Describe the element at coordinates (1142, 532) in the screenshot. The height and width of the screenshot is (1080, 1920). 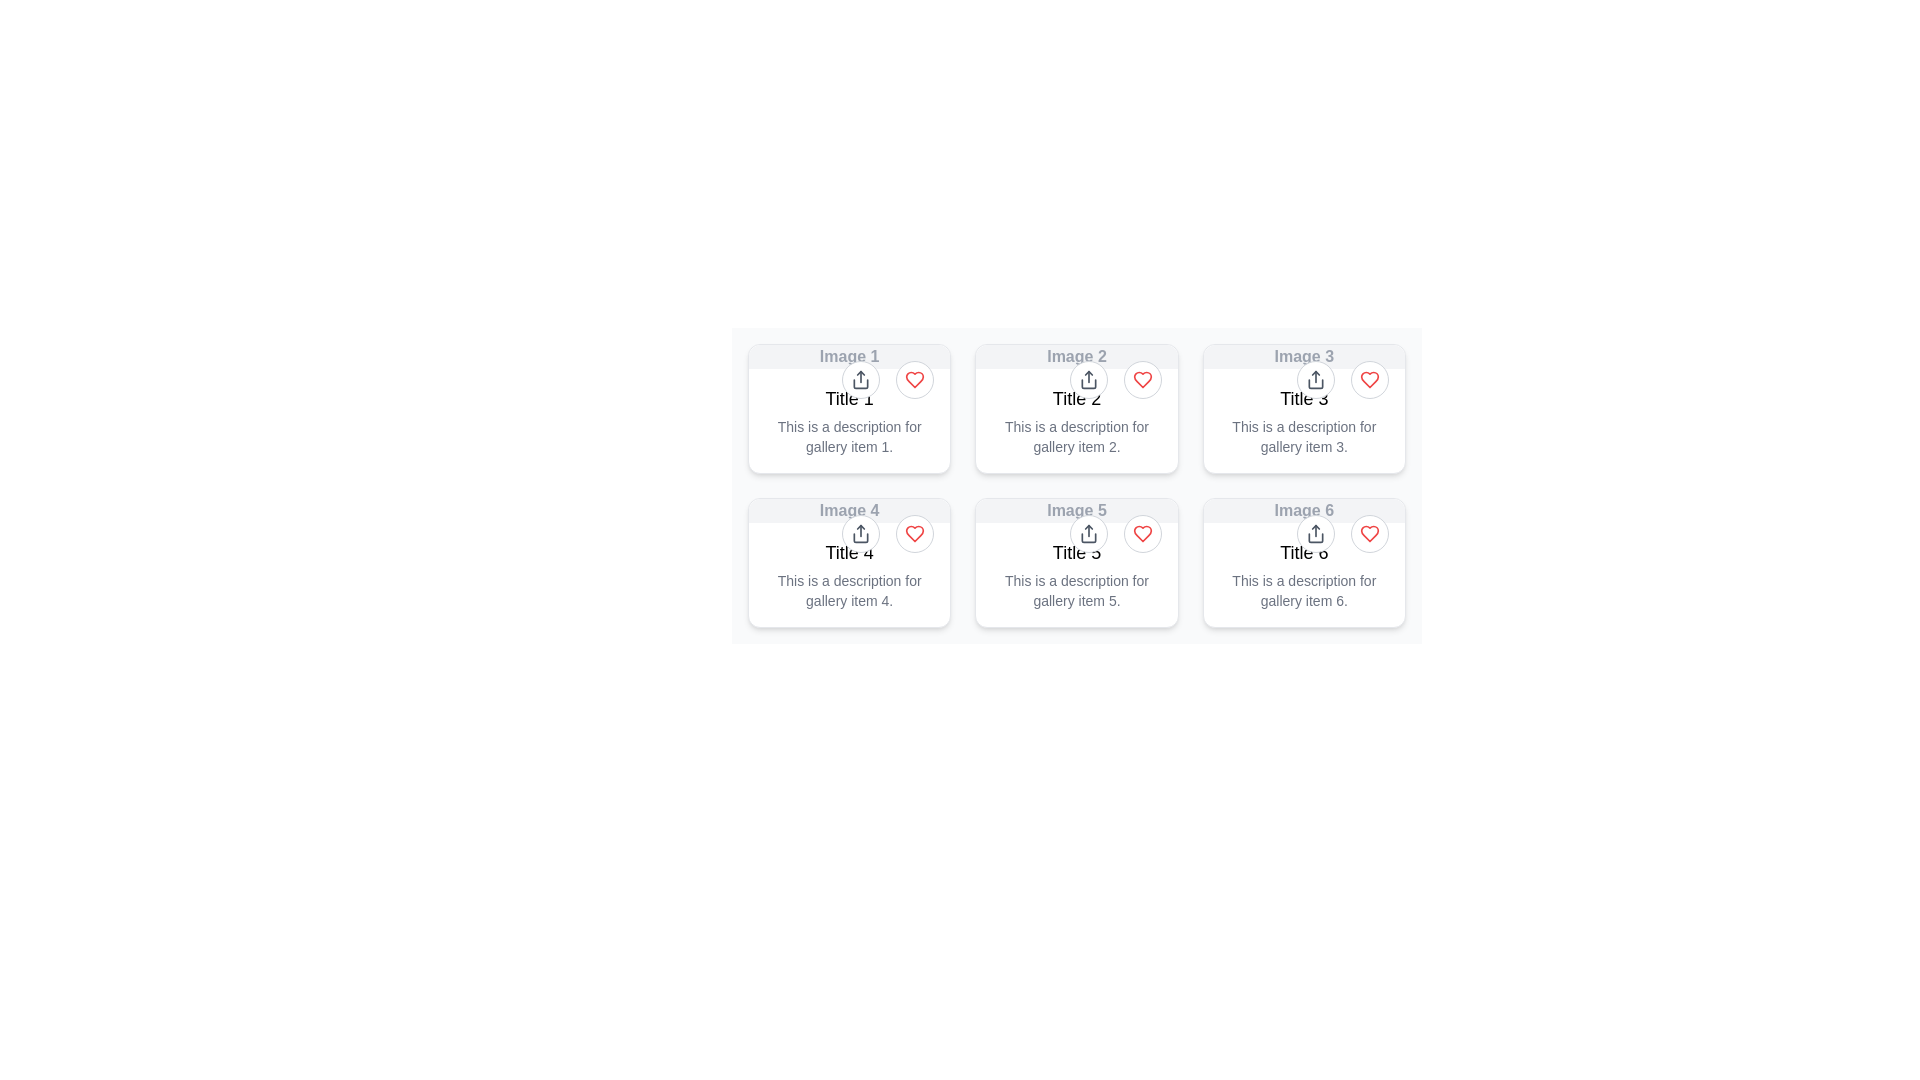
I see `the like button located in the top-right corner of the card labeled 'Title 5'` at that location.